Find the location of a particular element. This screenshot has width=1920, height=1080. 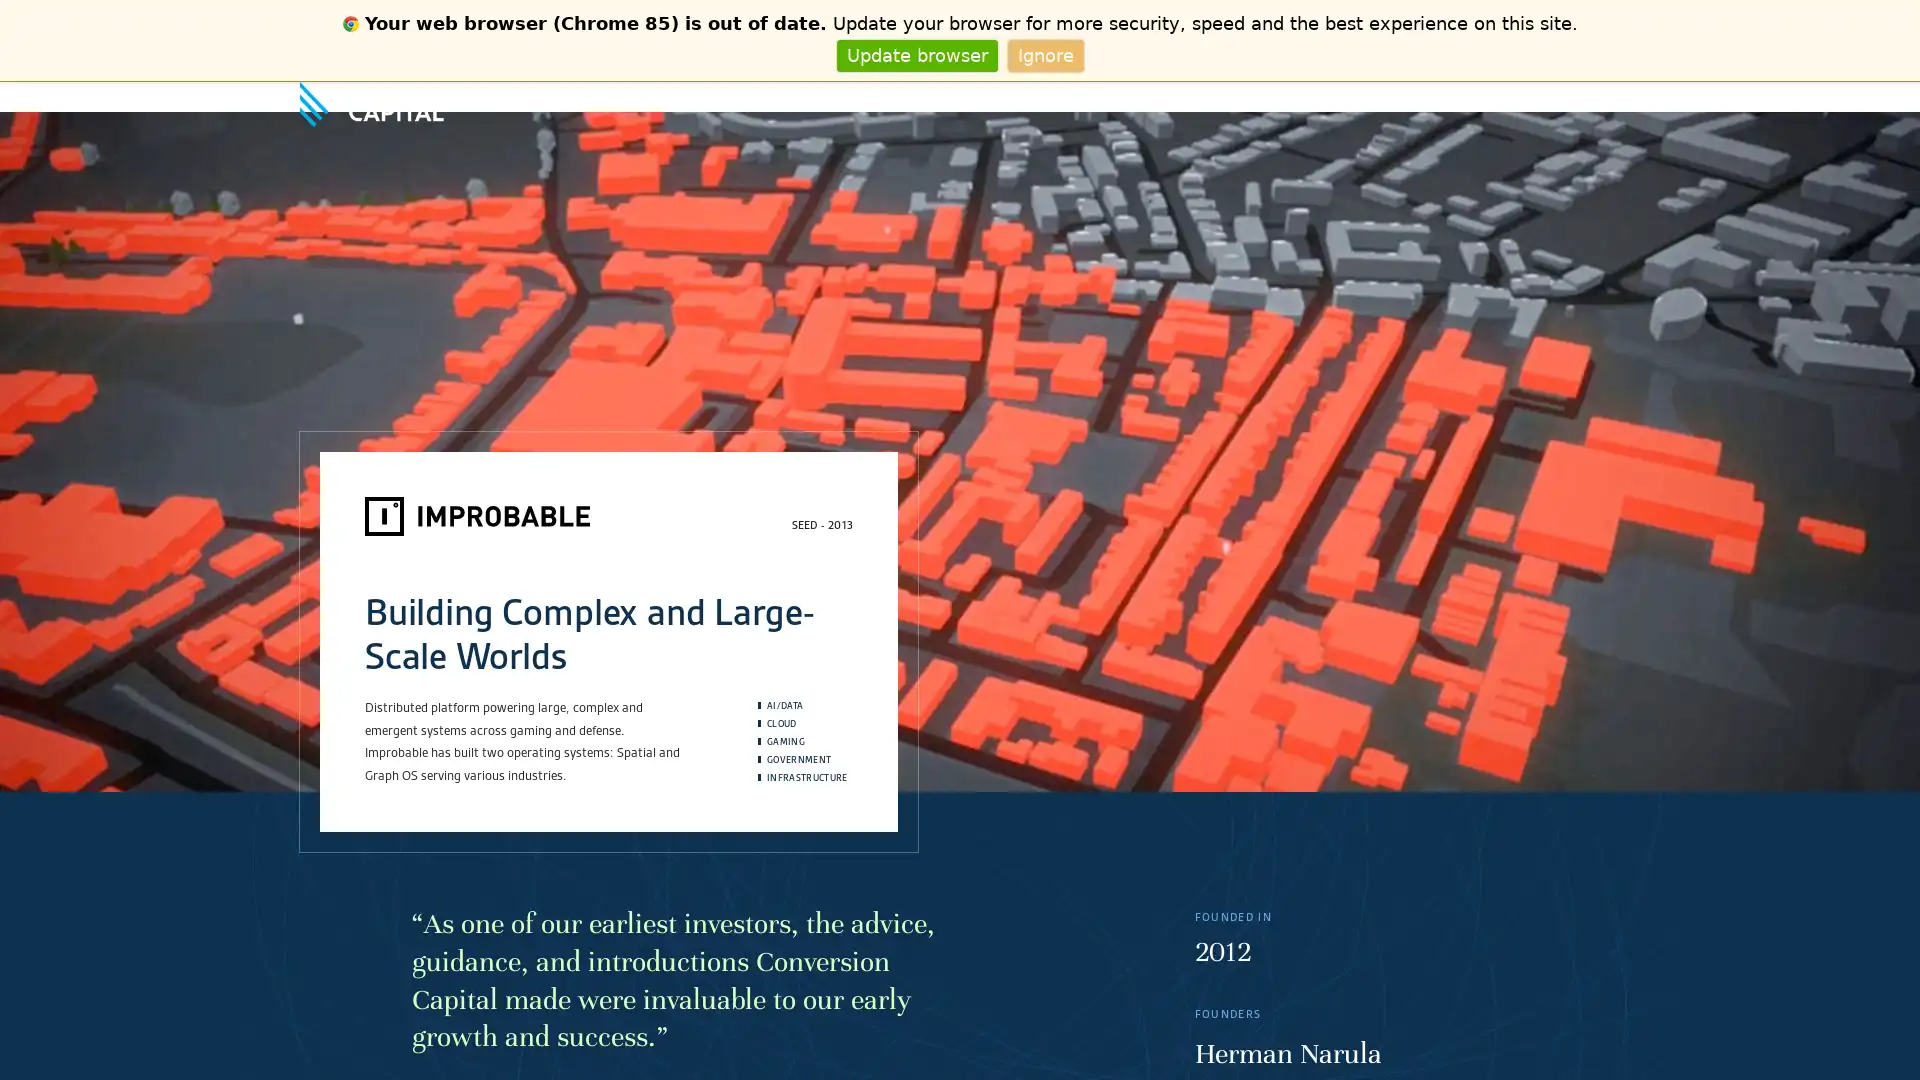

MENU is located at coordinates (1603, 96).